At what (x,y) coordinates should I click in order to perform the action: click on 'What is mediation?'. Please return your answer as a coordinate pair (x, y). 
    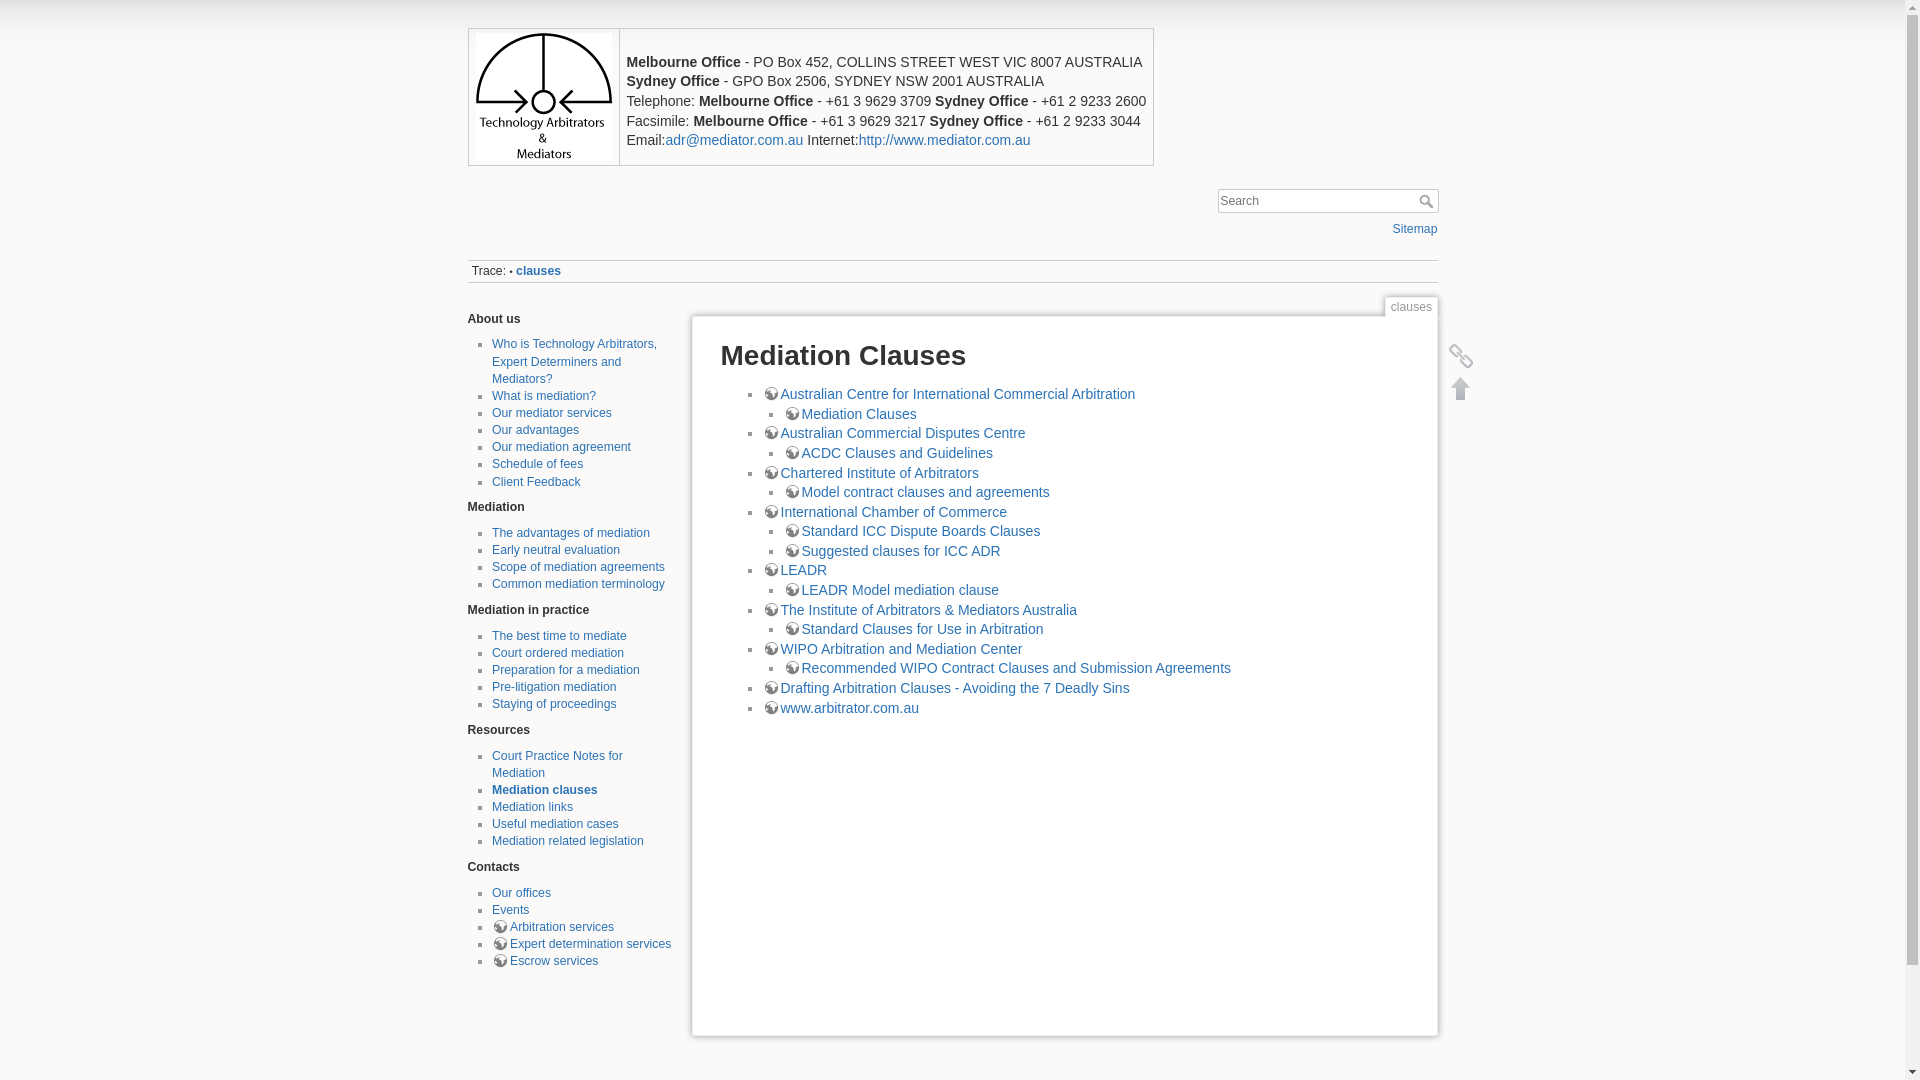
    Looking at the image, I should click on (543, 396).